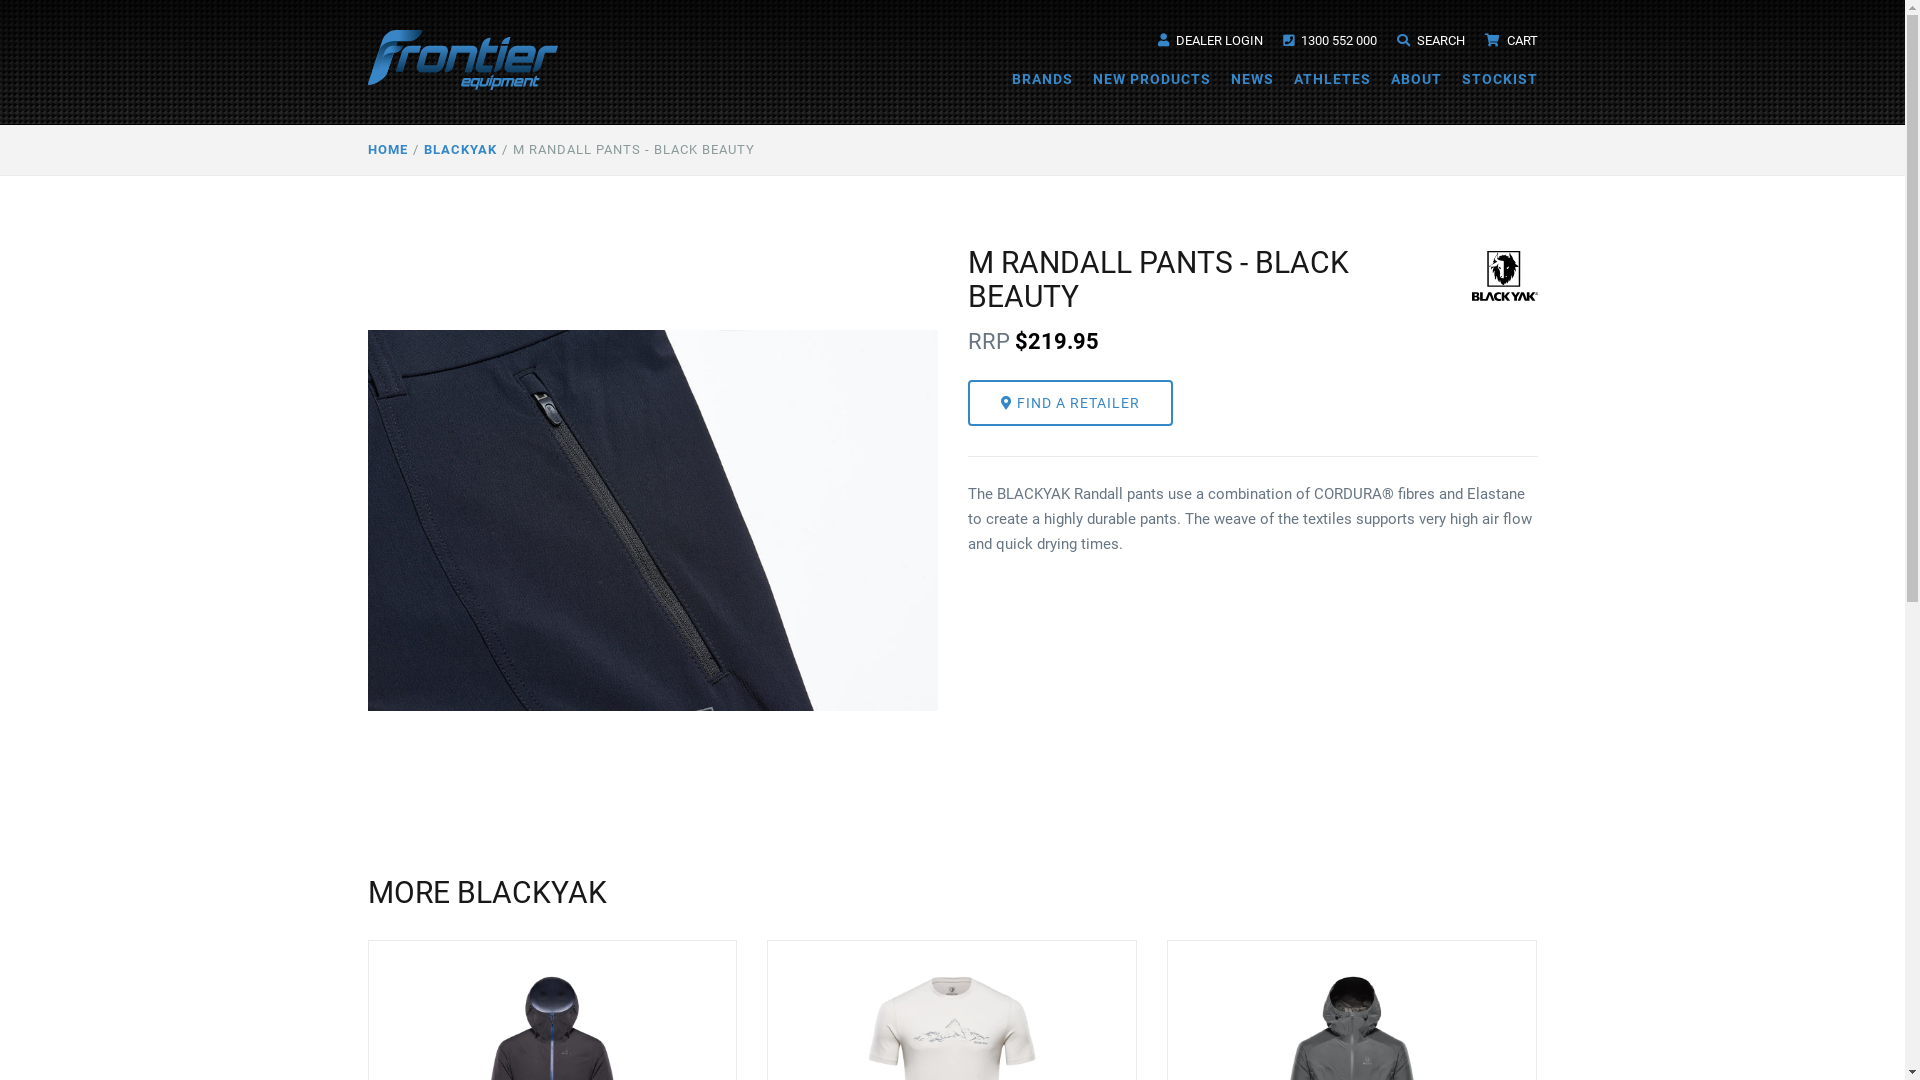 This screenshot has width=1920, height=1080. Describe the element at coordinates (1499, 77) in the screenshot. I see `'STOCKIST'` at that location.